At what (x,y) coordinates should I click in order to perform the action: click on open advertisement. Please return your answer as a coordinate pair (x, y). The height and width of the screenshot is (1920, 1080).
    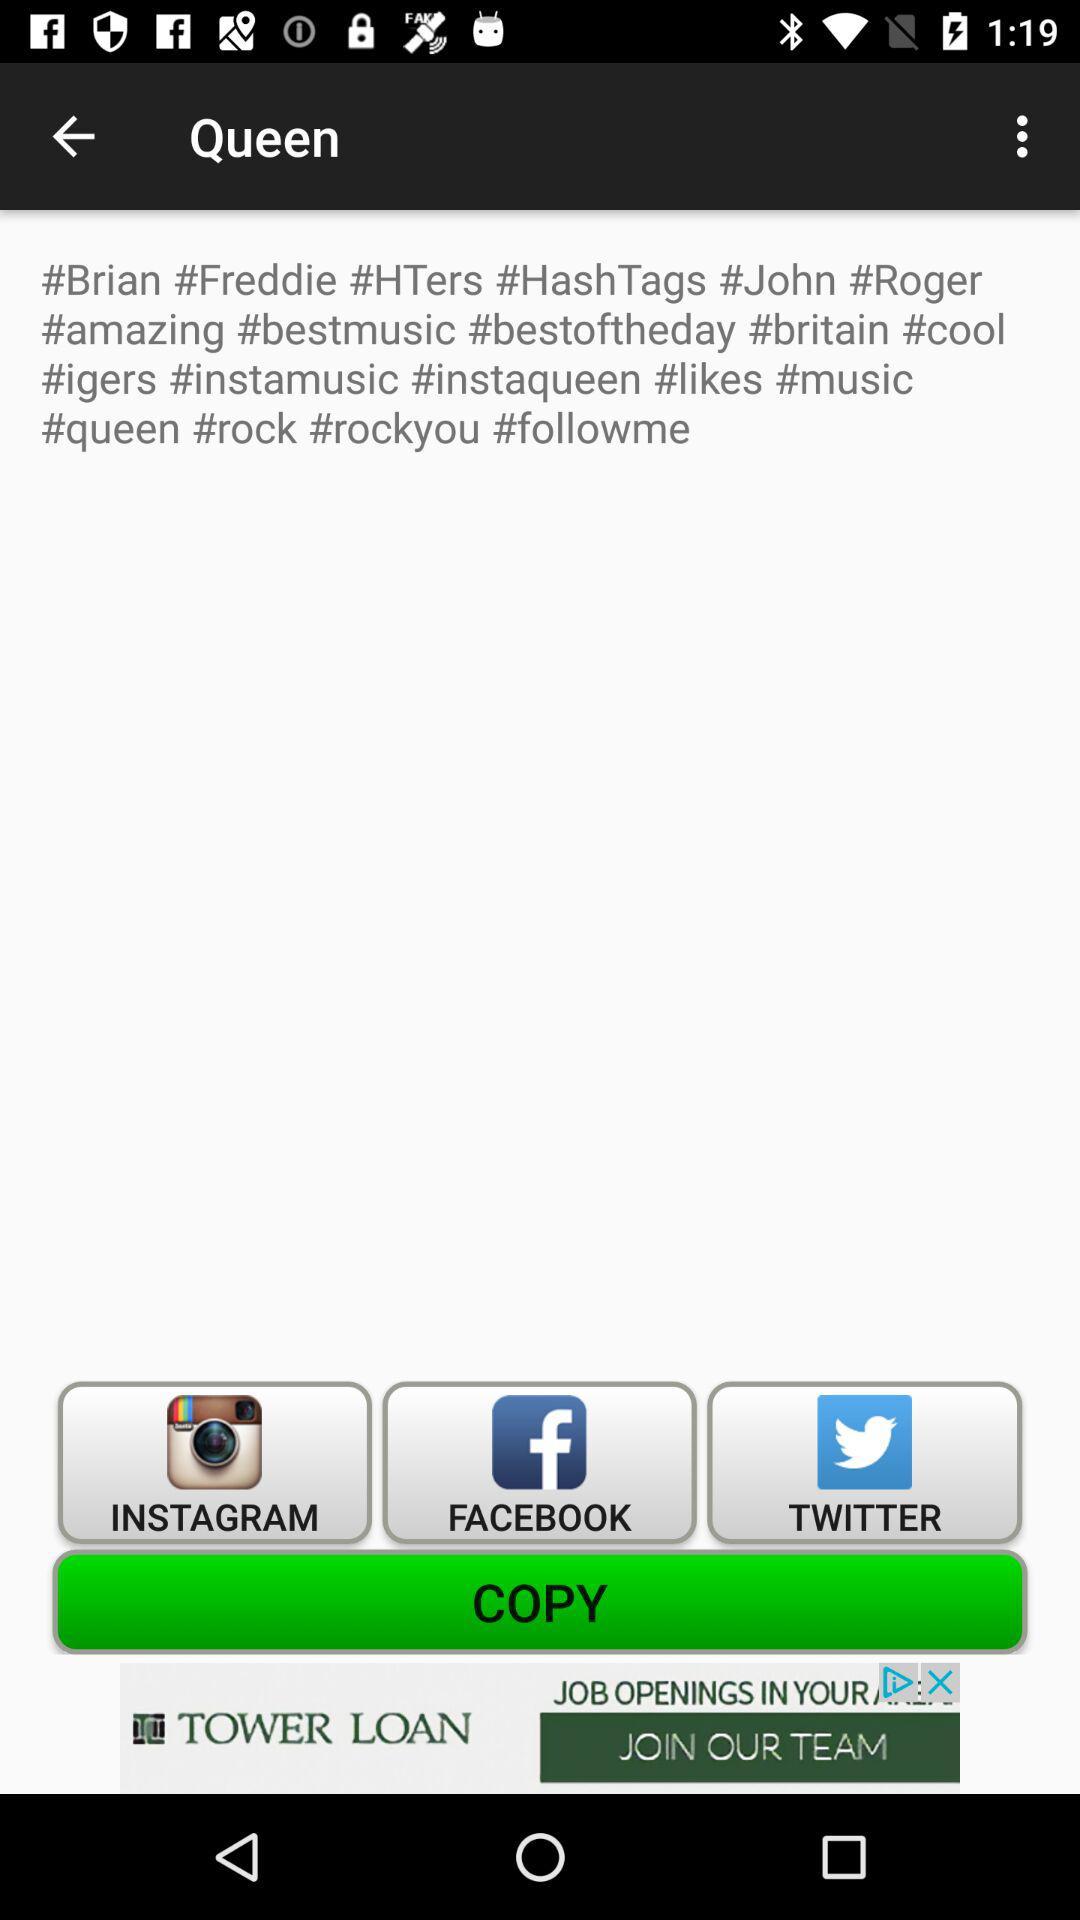
    Looking at the image, I should click on (540, 1727).